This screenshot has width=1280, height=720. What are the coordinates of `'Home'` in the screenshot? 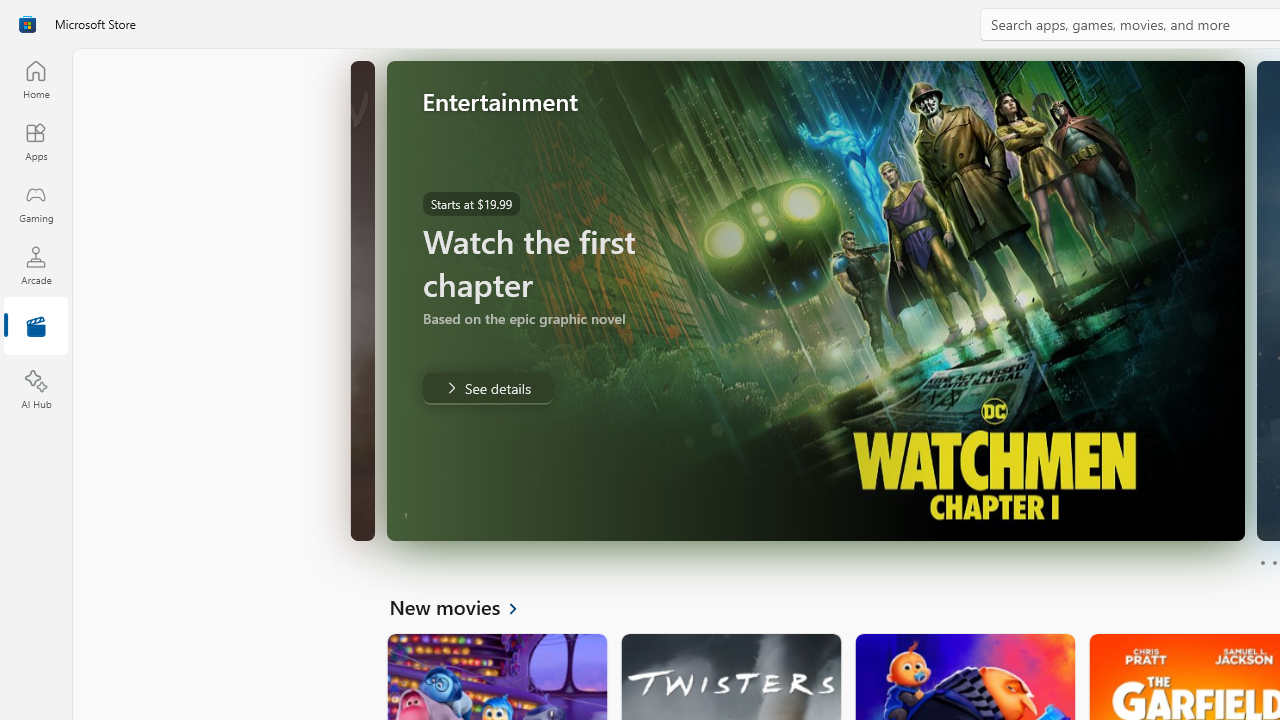 It's located at (35, 78).